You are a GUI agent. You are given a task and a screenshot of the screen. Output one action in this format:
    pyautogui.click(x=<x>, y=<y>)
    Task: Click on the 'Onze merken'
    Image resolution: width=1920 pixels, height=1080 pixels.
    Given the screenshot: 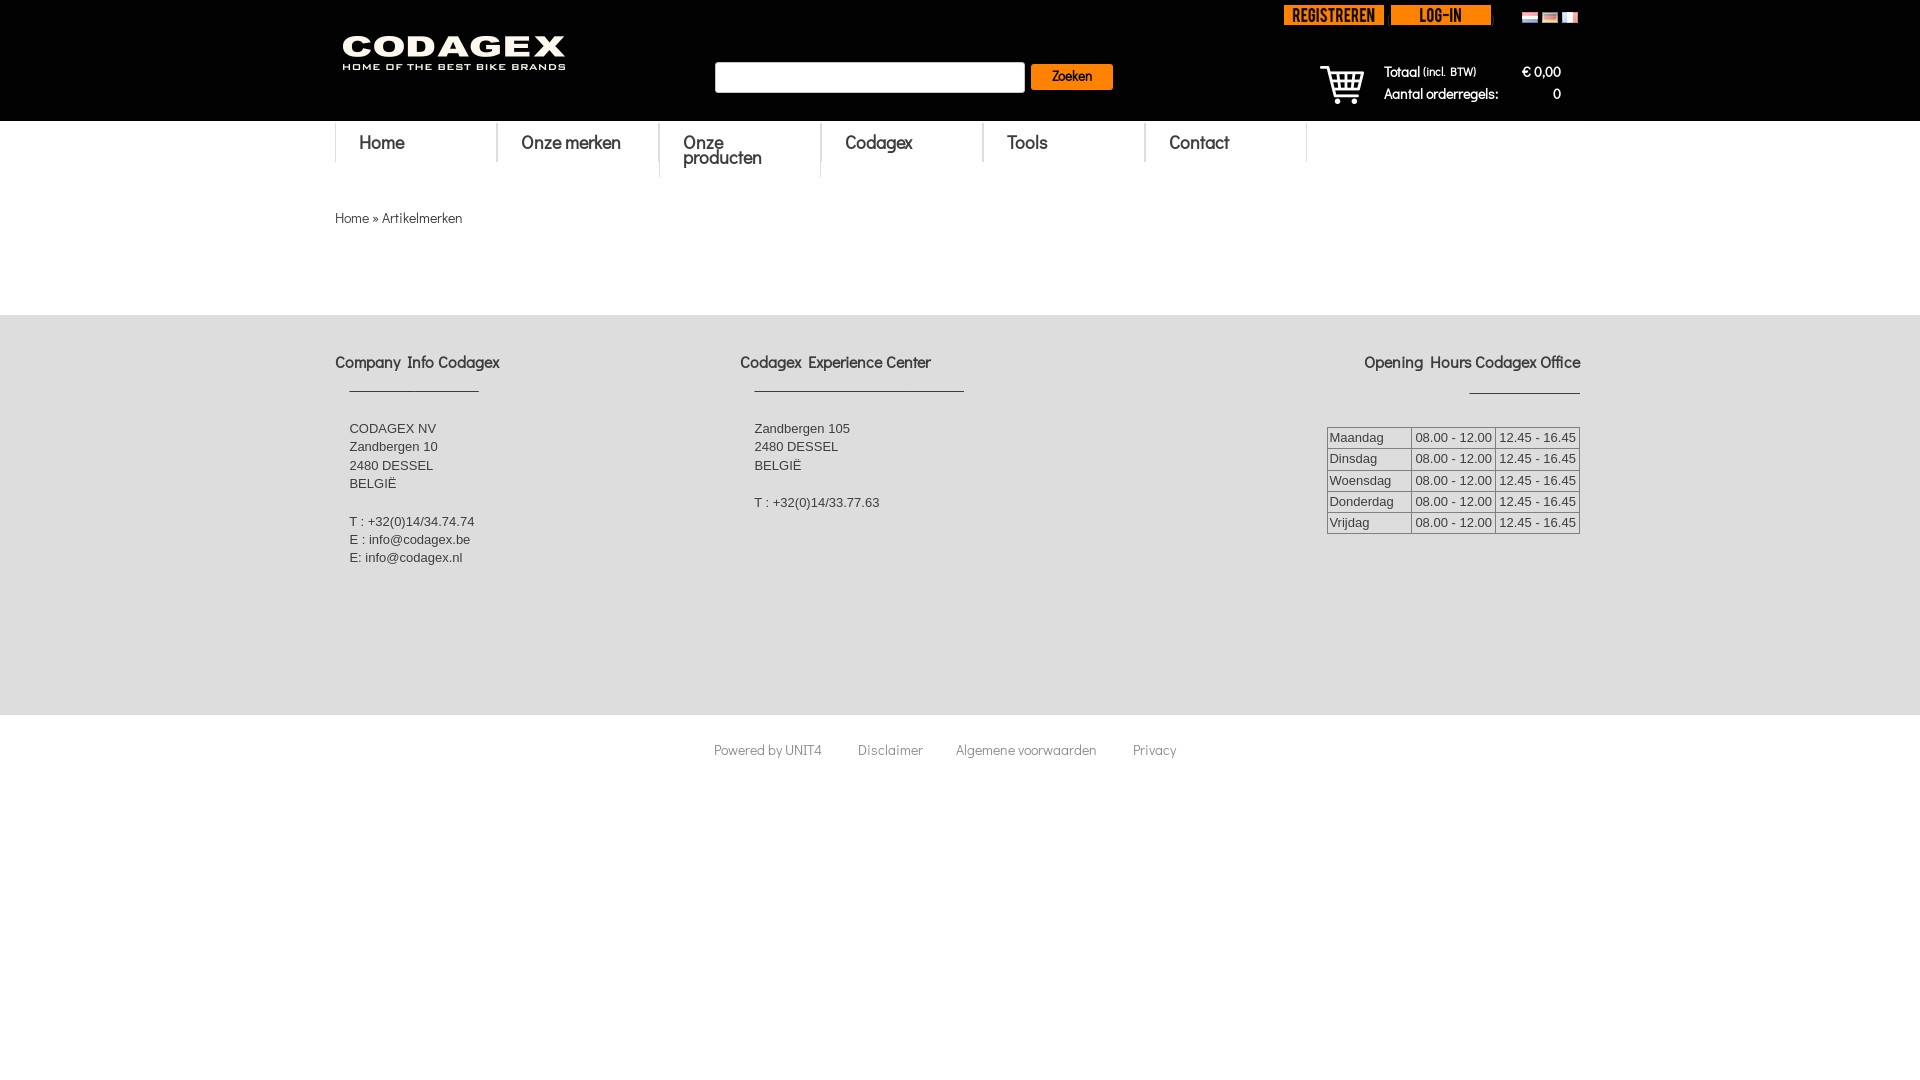 What is the action you would take?
    pyautogui.click(x=576, y=141)
    